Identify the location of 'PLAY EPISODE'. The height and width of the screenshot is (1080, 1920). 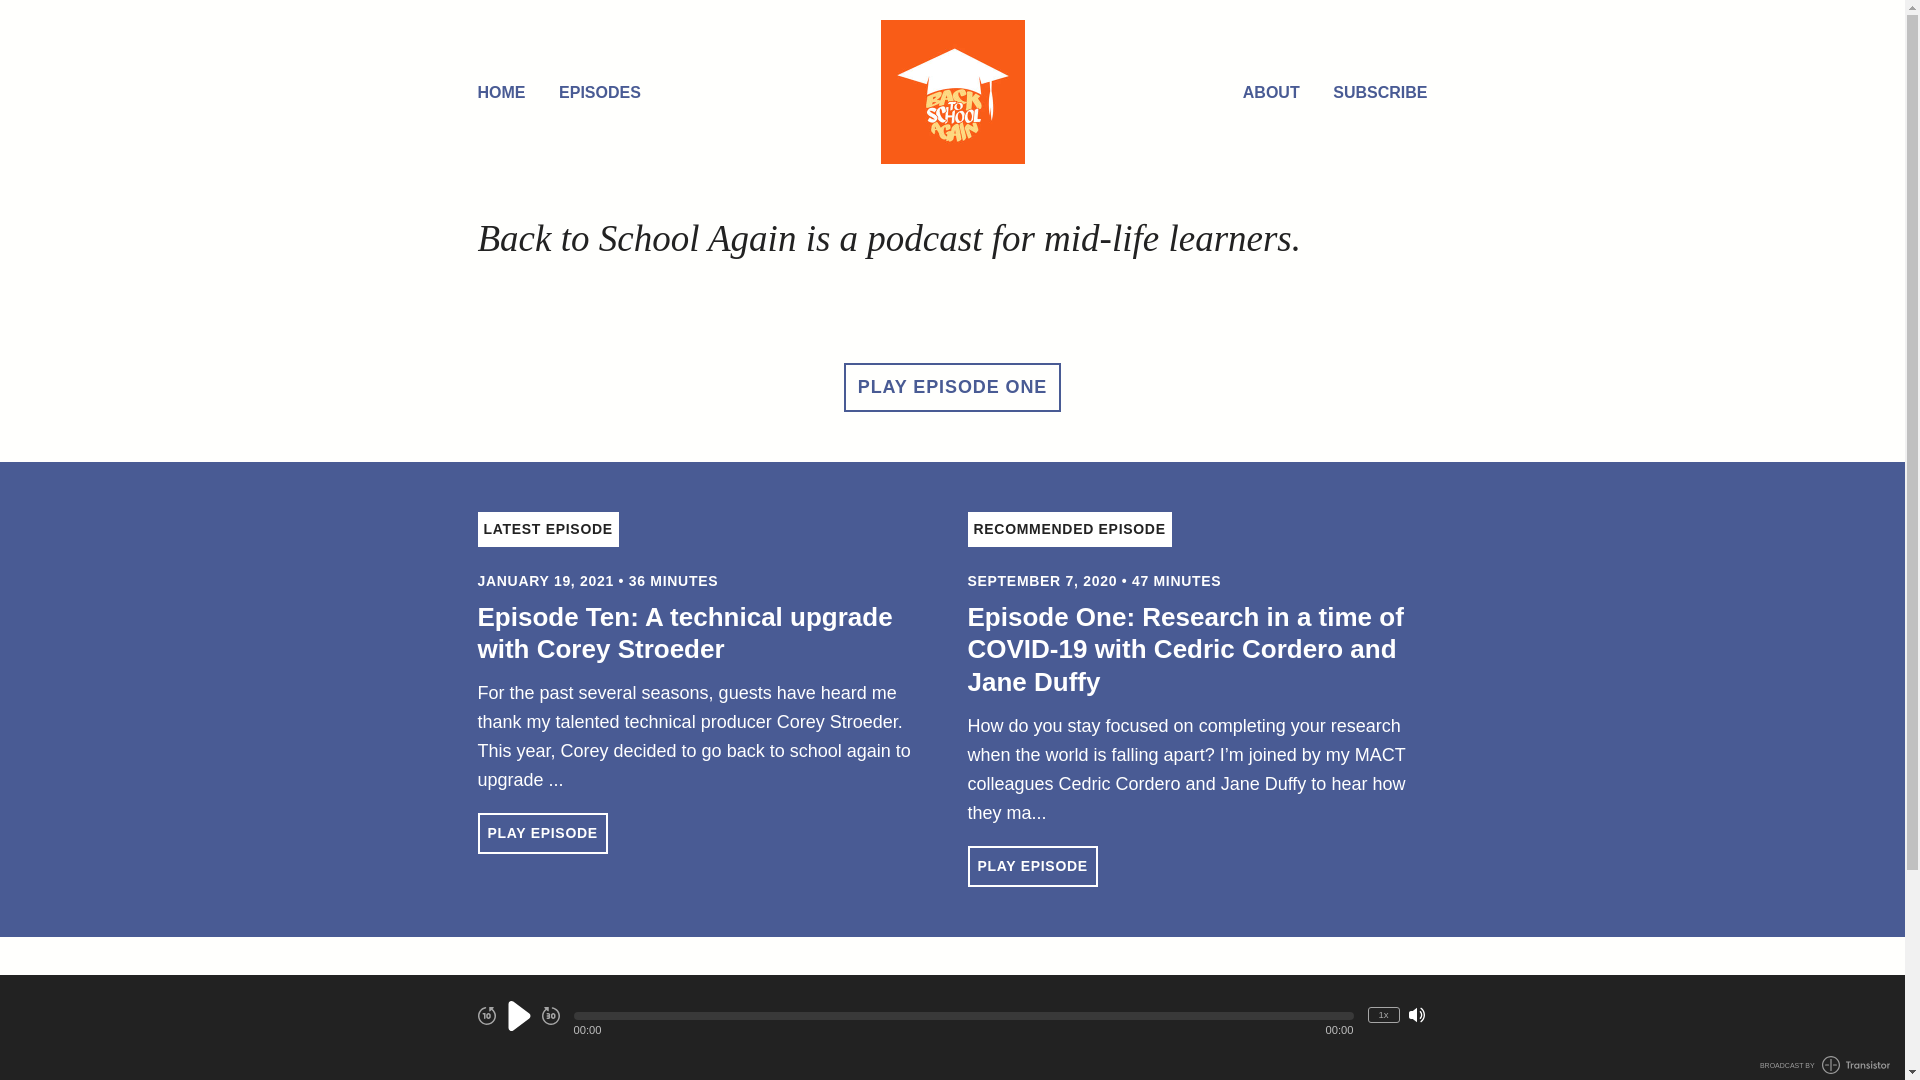
(1032, 865).